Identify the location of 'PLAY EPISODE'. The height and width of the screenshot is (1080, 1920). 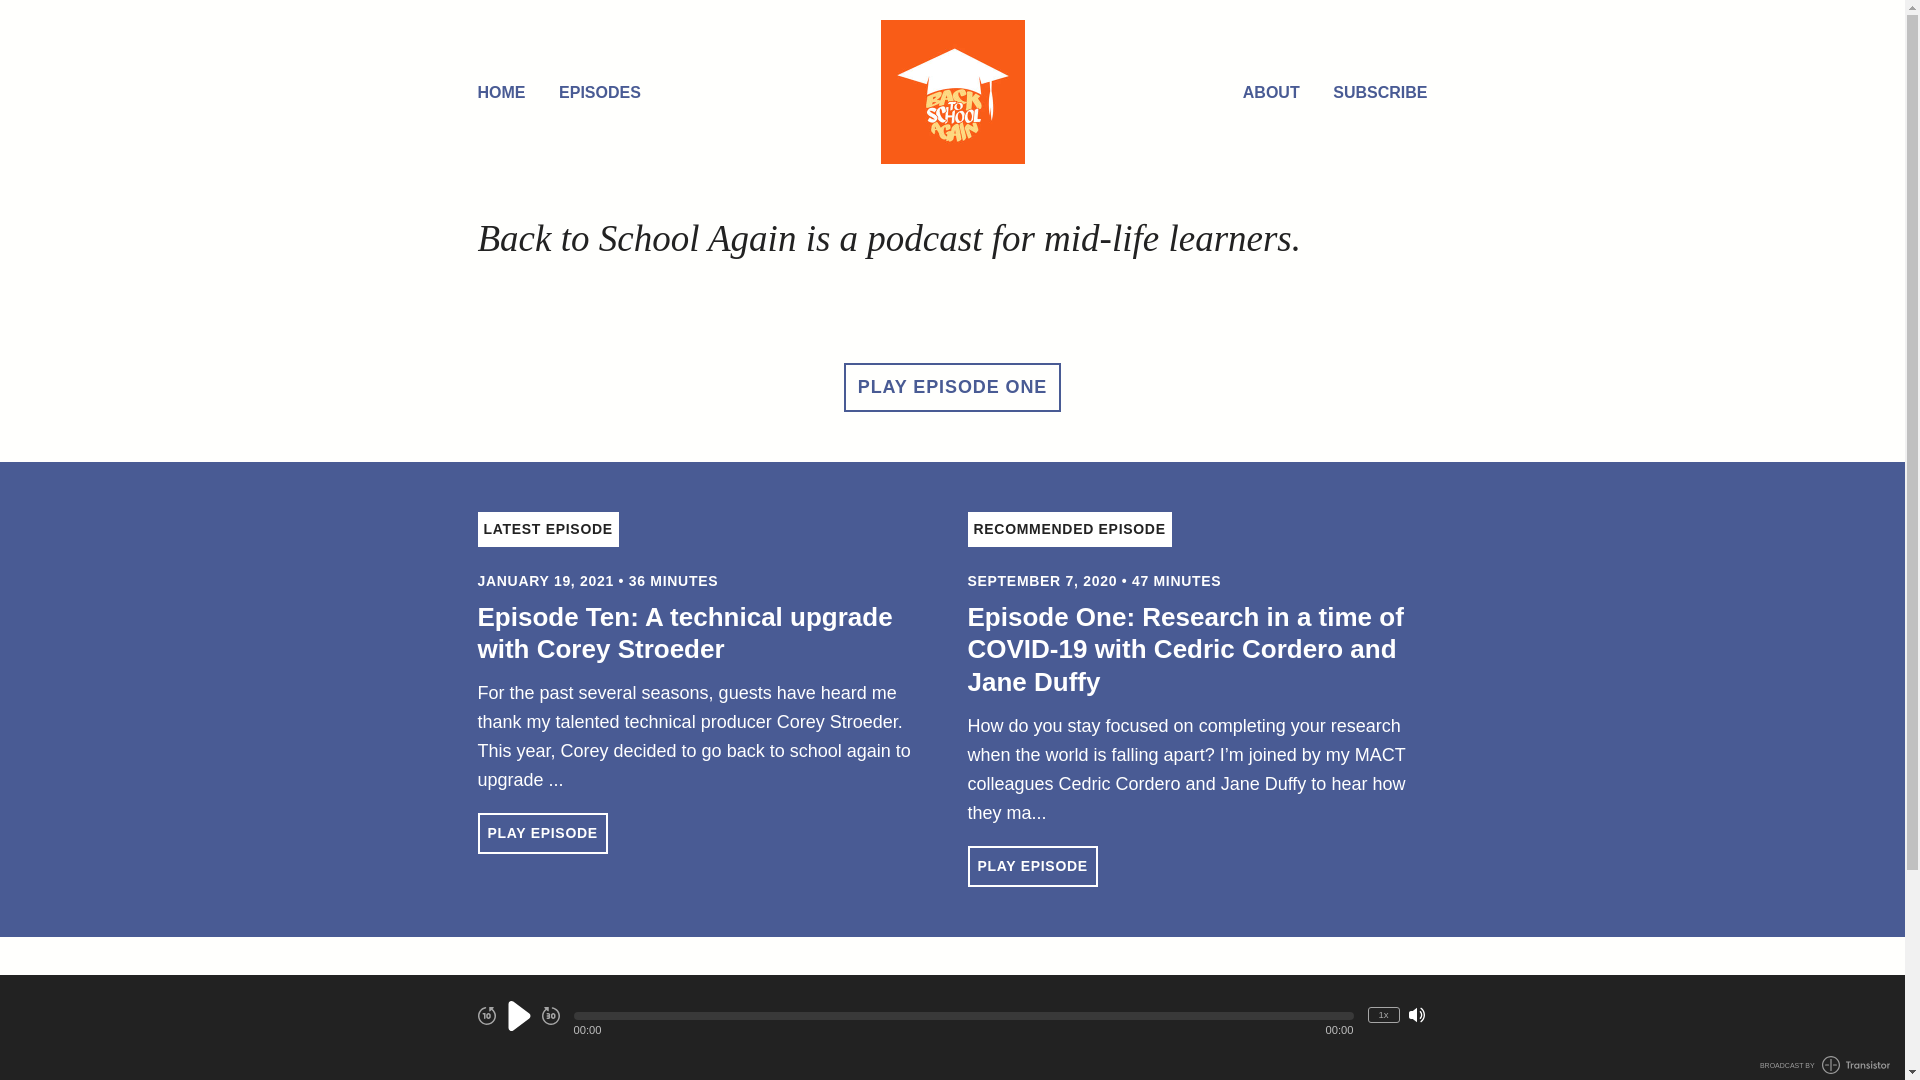
(1032, 865).